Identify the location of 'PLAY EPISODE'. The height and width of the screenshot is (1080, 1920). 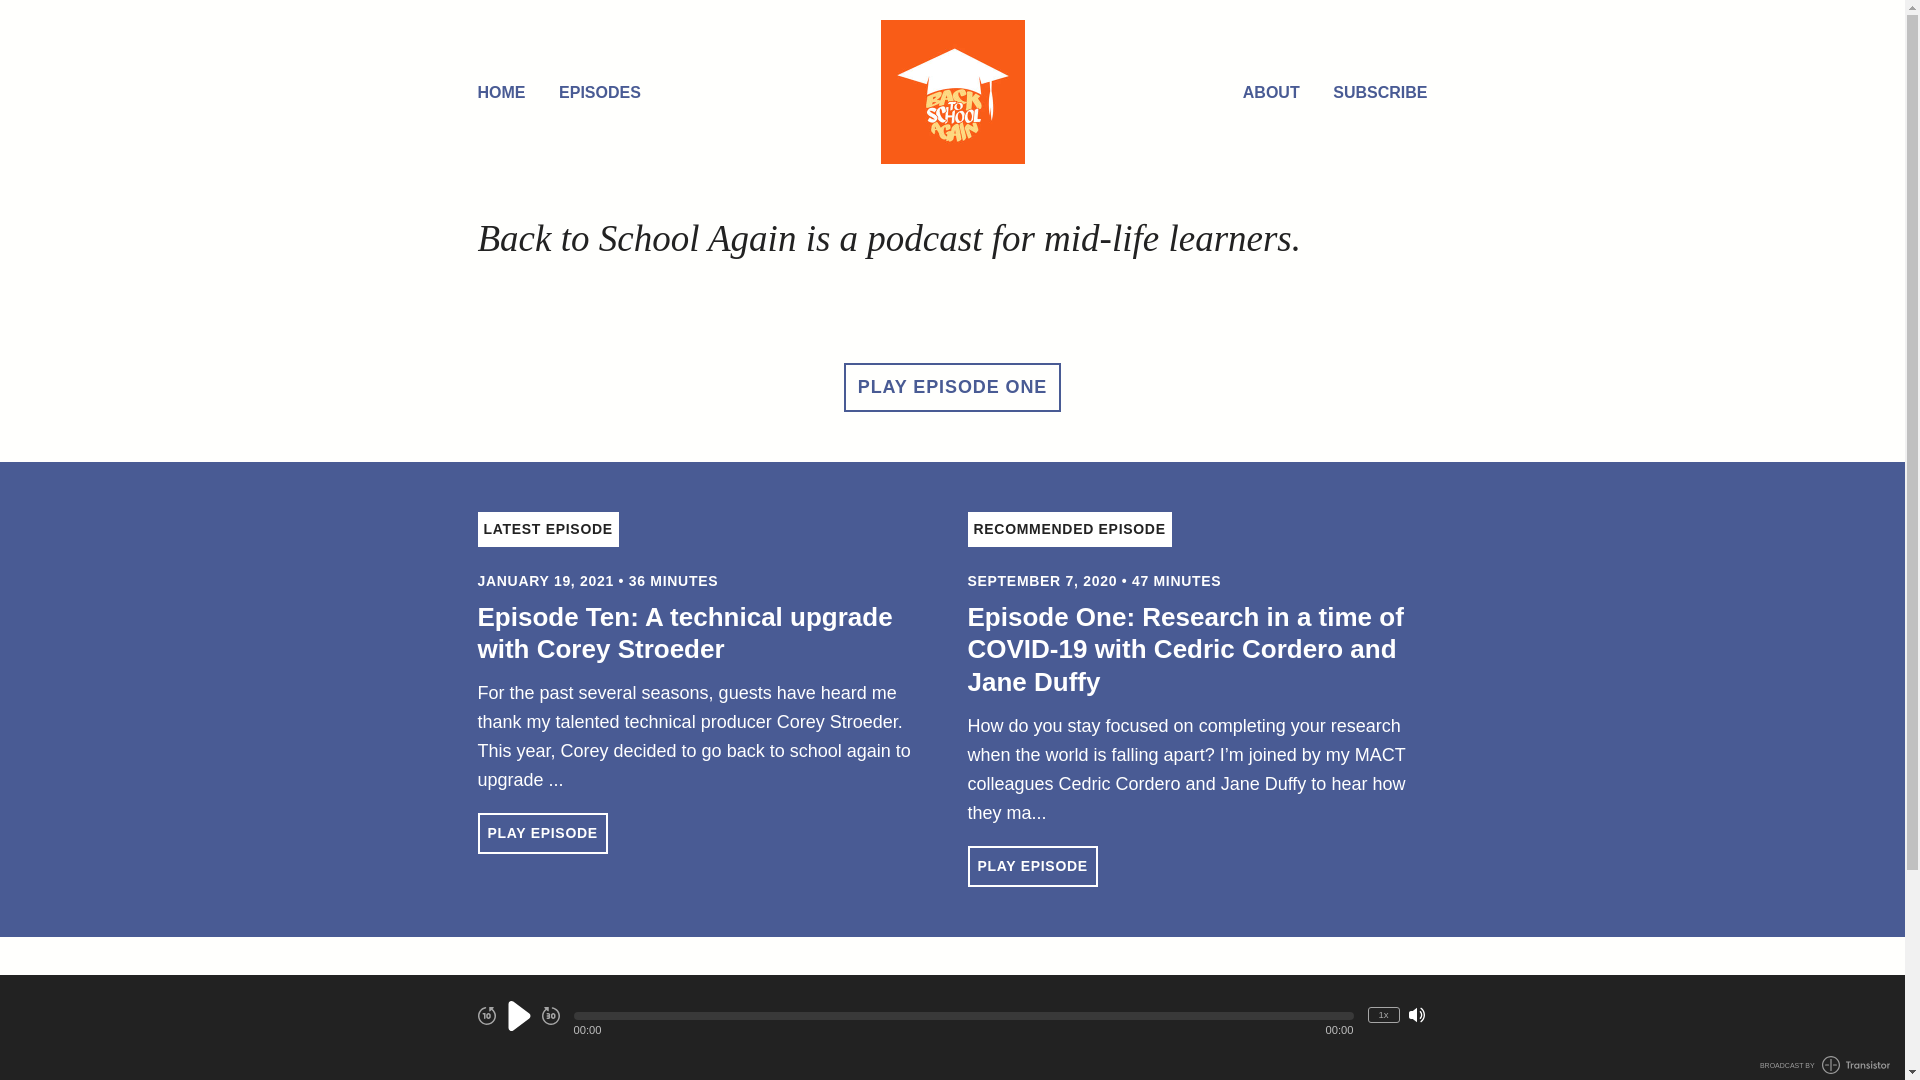
(1032, 865).